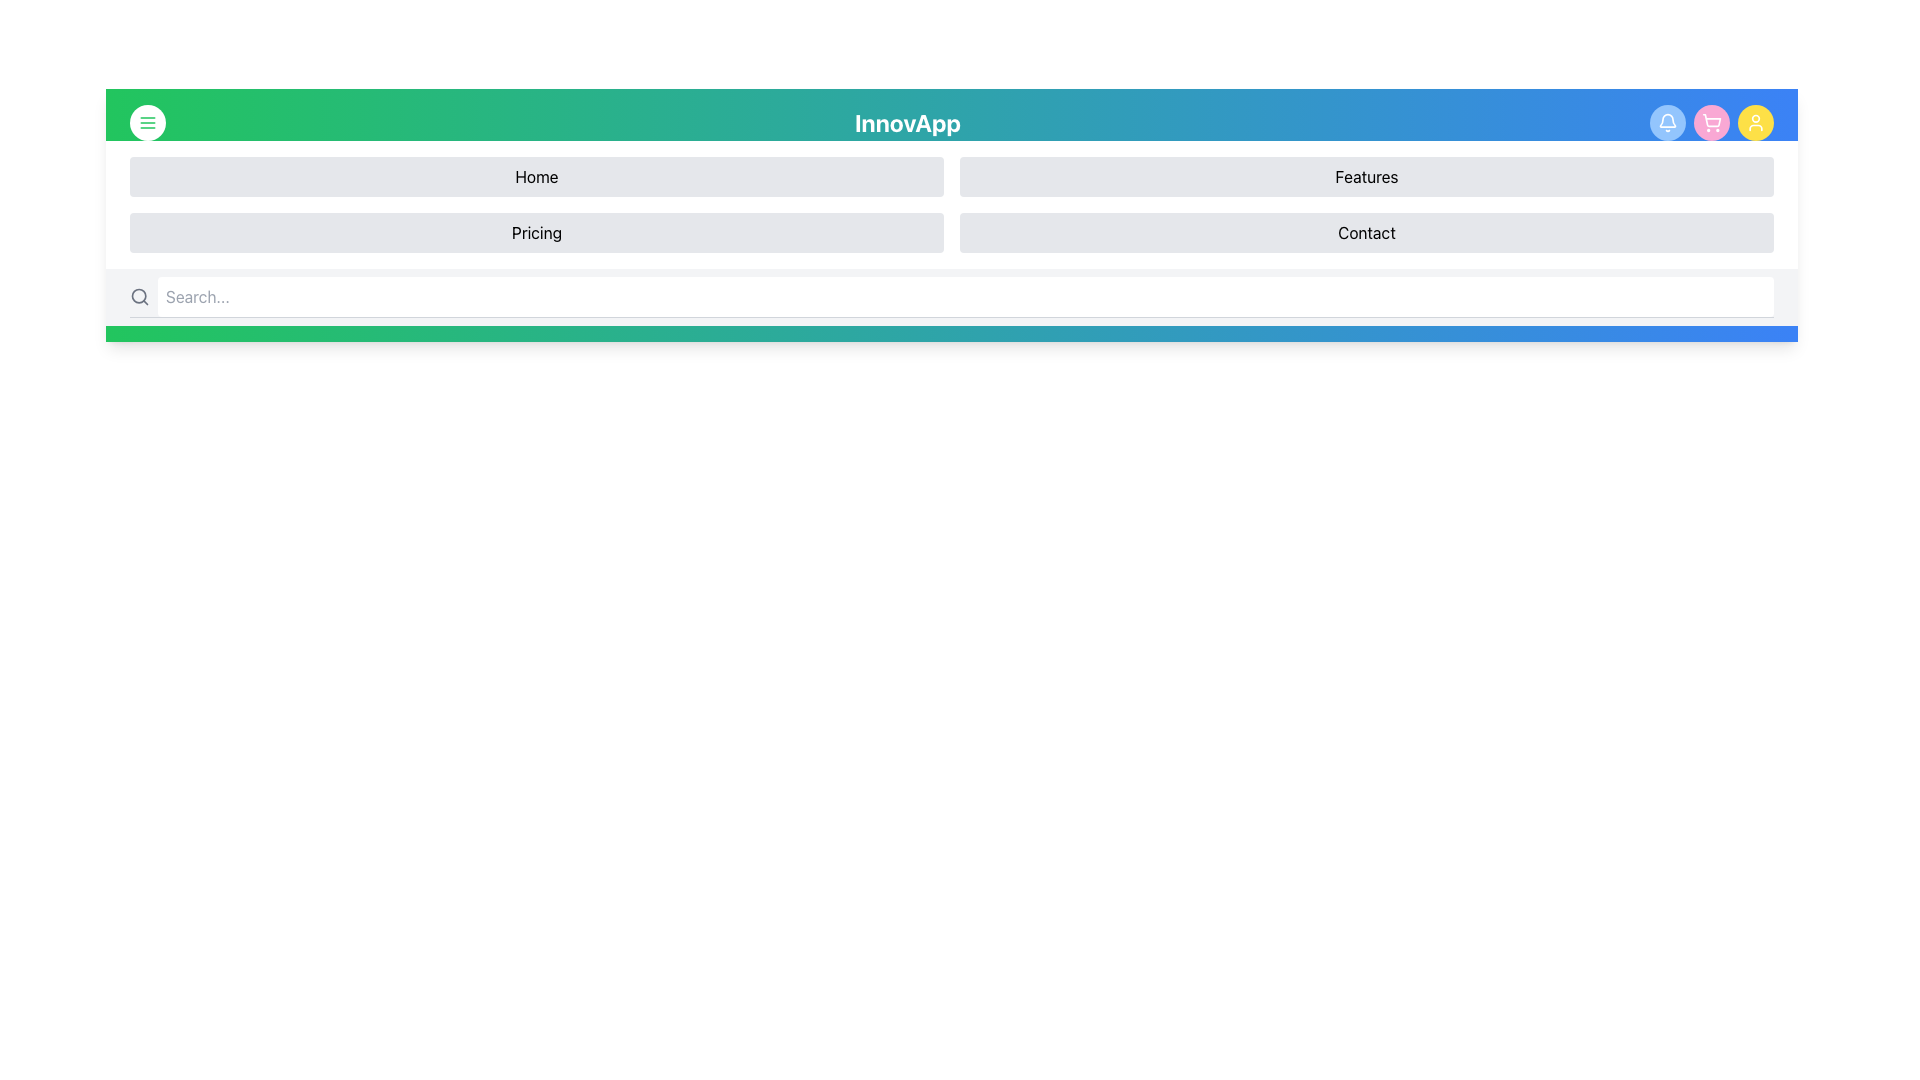 Image resolution: width=1920 pixels, height=1080 pixels. What do you see at coordinates (950, 123) in the screenshot?
I see `the non-interactive text logo 'InnovApp' located centrally in the header bar of the application` at bounding box center [950, 123].